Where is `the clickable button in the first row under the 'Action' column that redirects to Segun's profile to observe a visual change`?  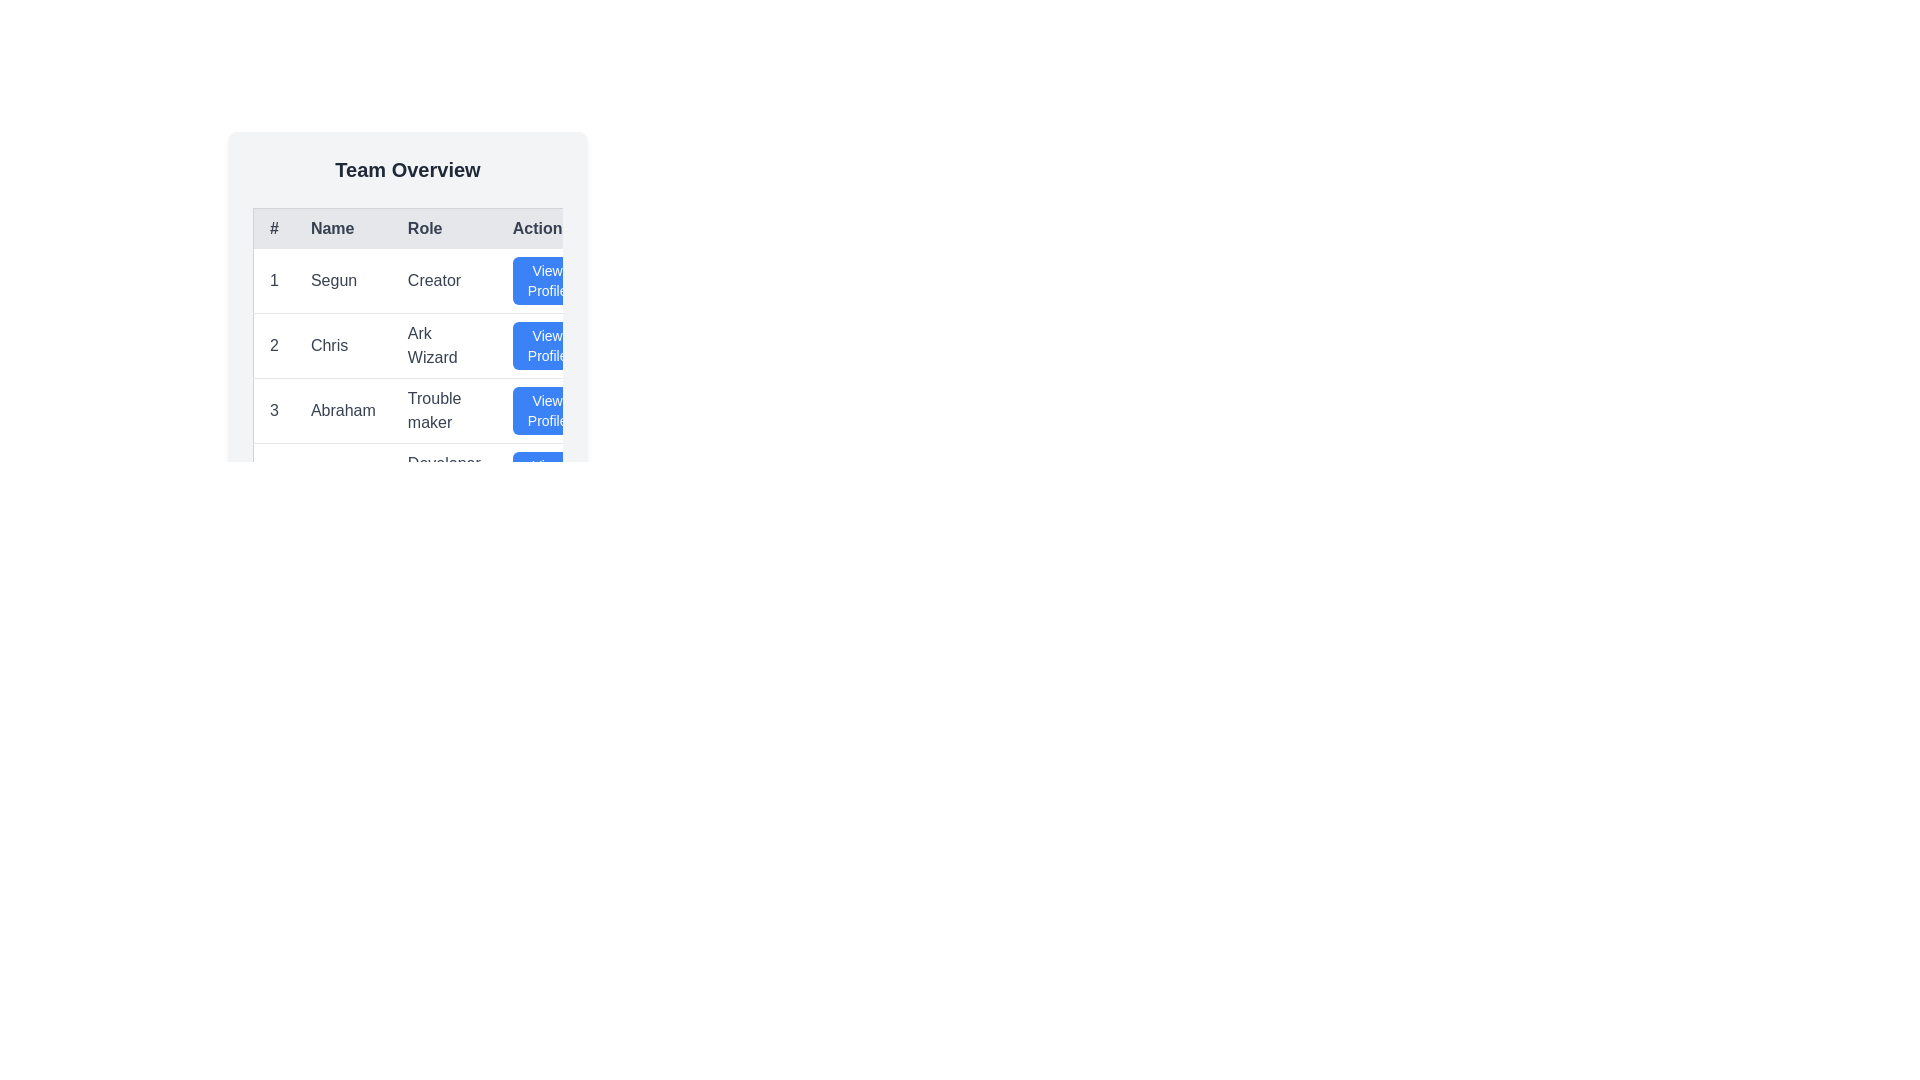
the clickable button in the first row under the 'Action' column that redirects to Segun's profile to observe a visual change is located at coordinates (556, 281).